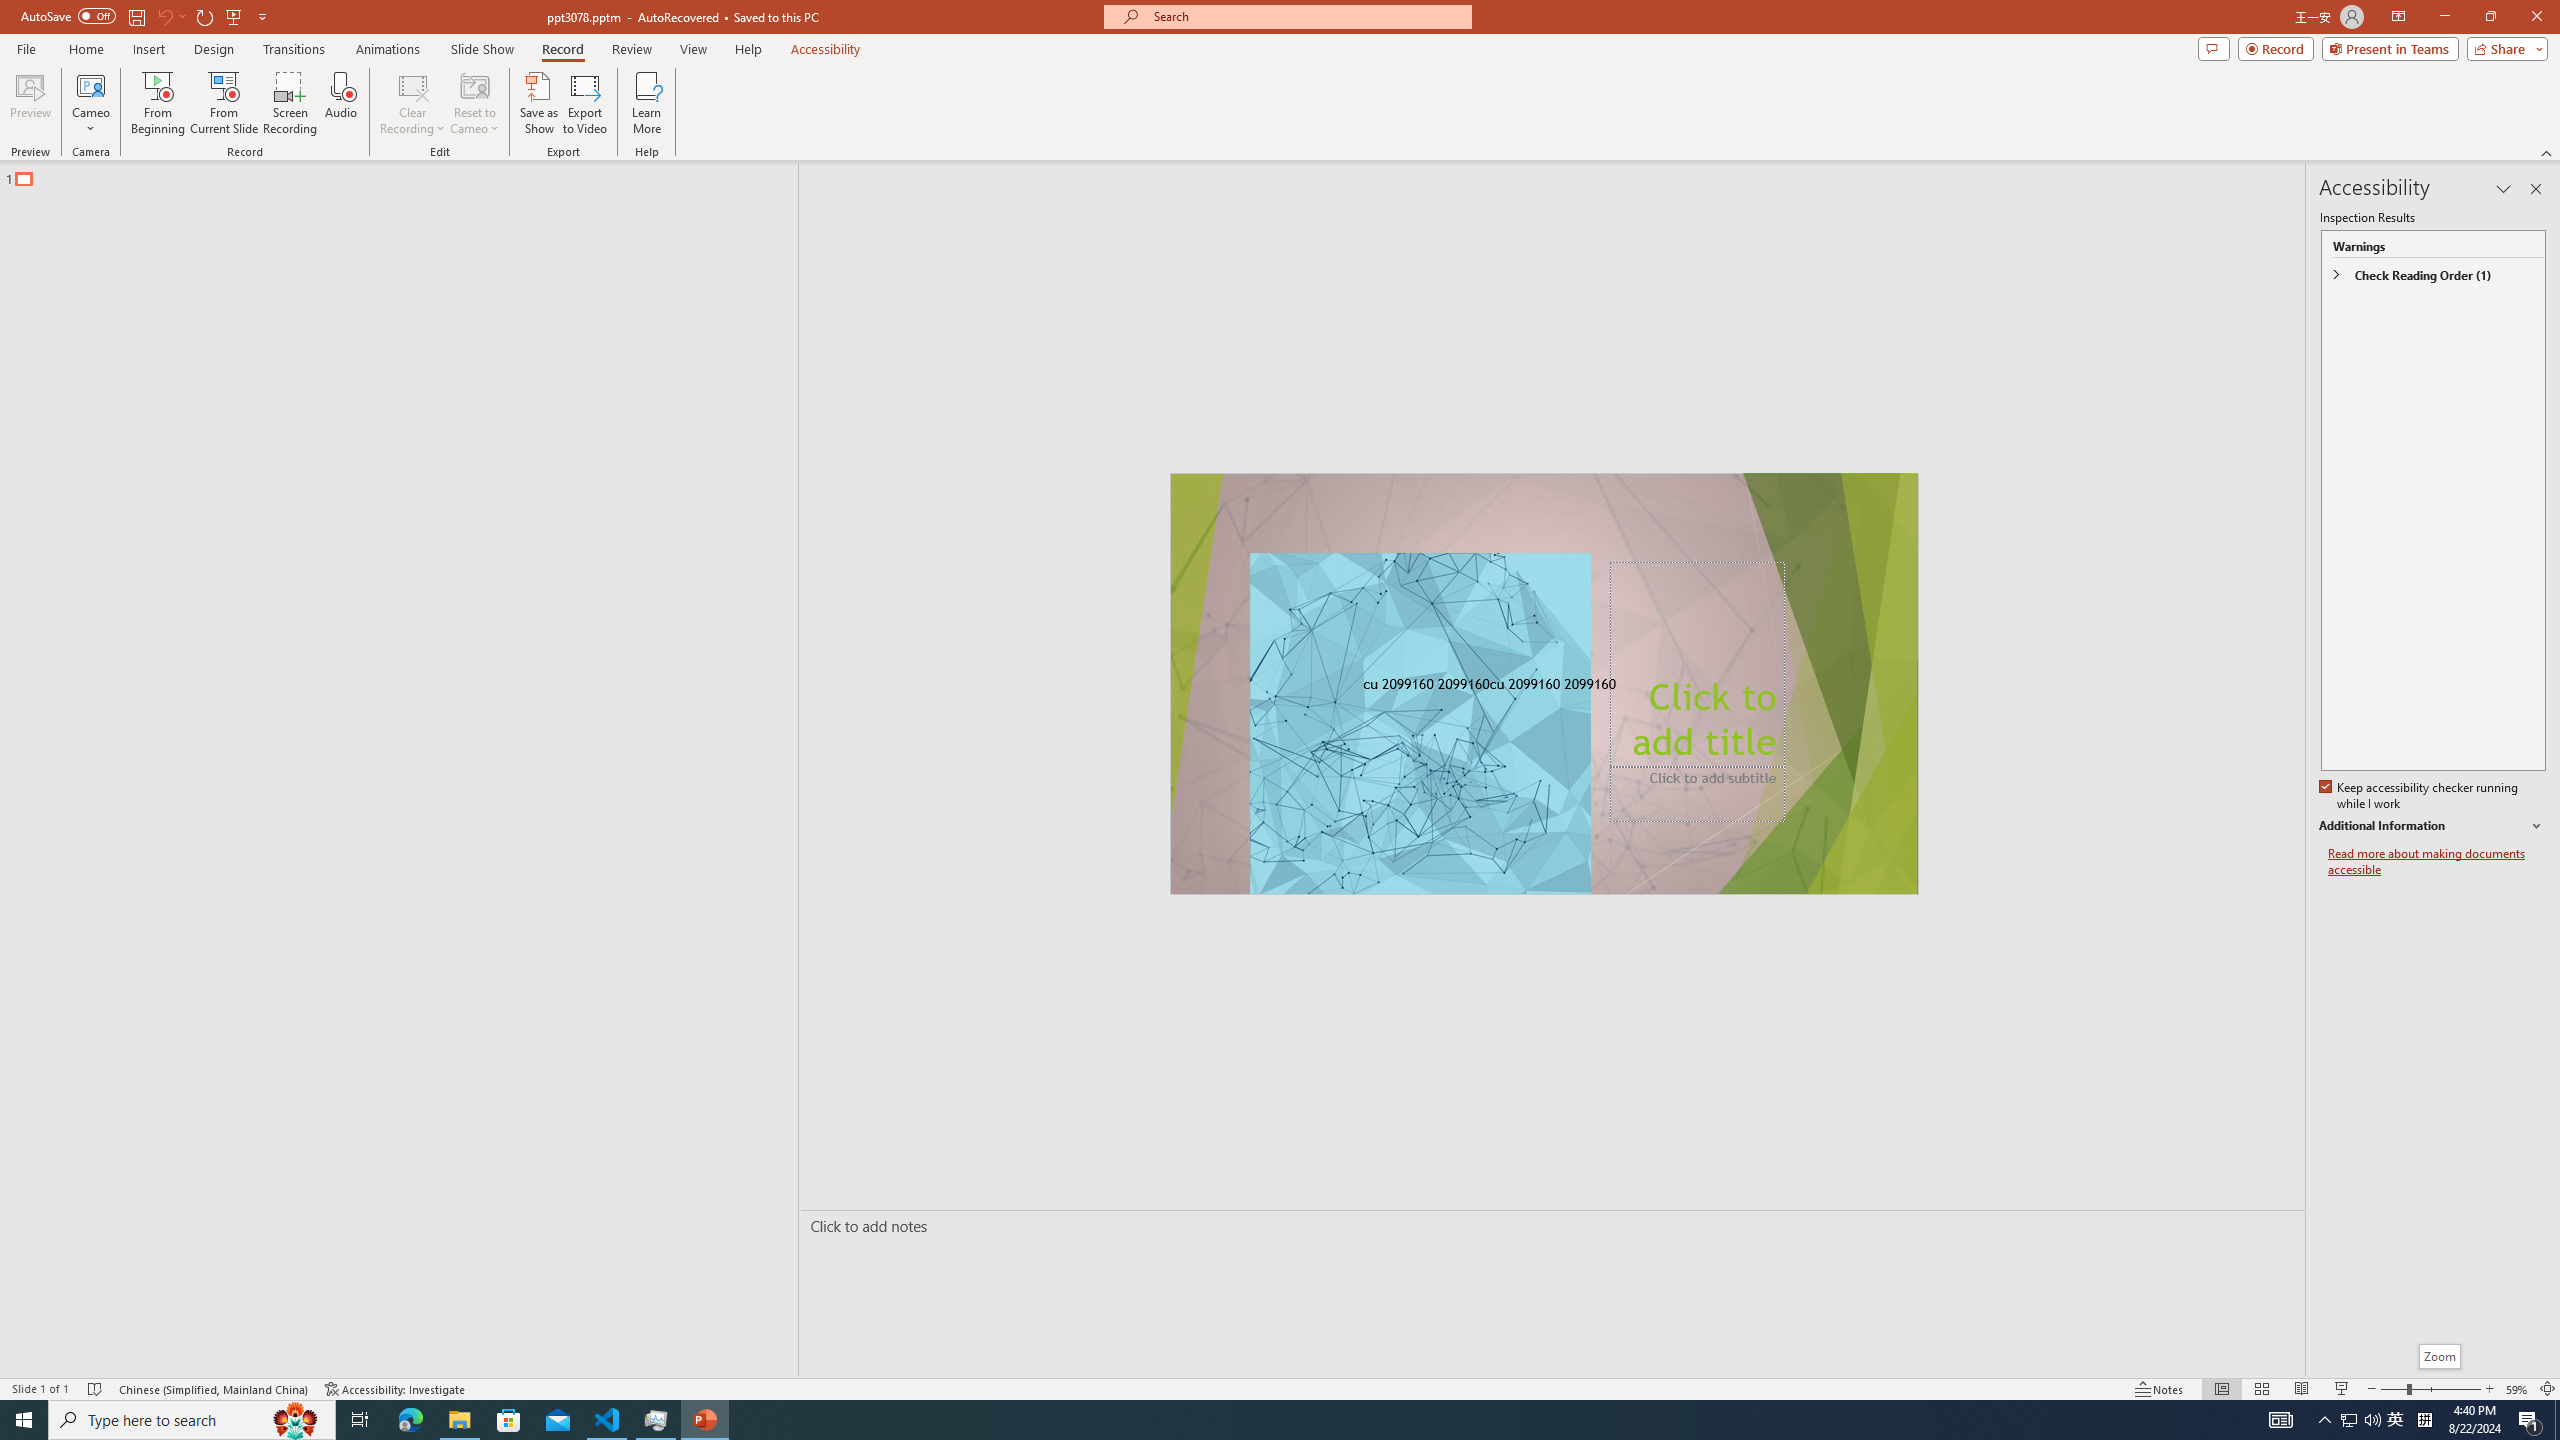 This screenshot has height=1440, width=2560. I want to click on 'Screen Recording', so click(289, 103).